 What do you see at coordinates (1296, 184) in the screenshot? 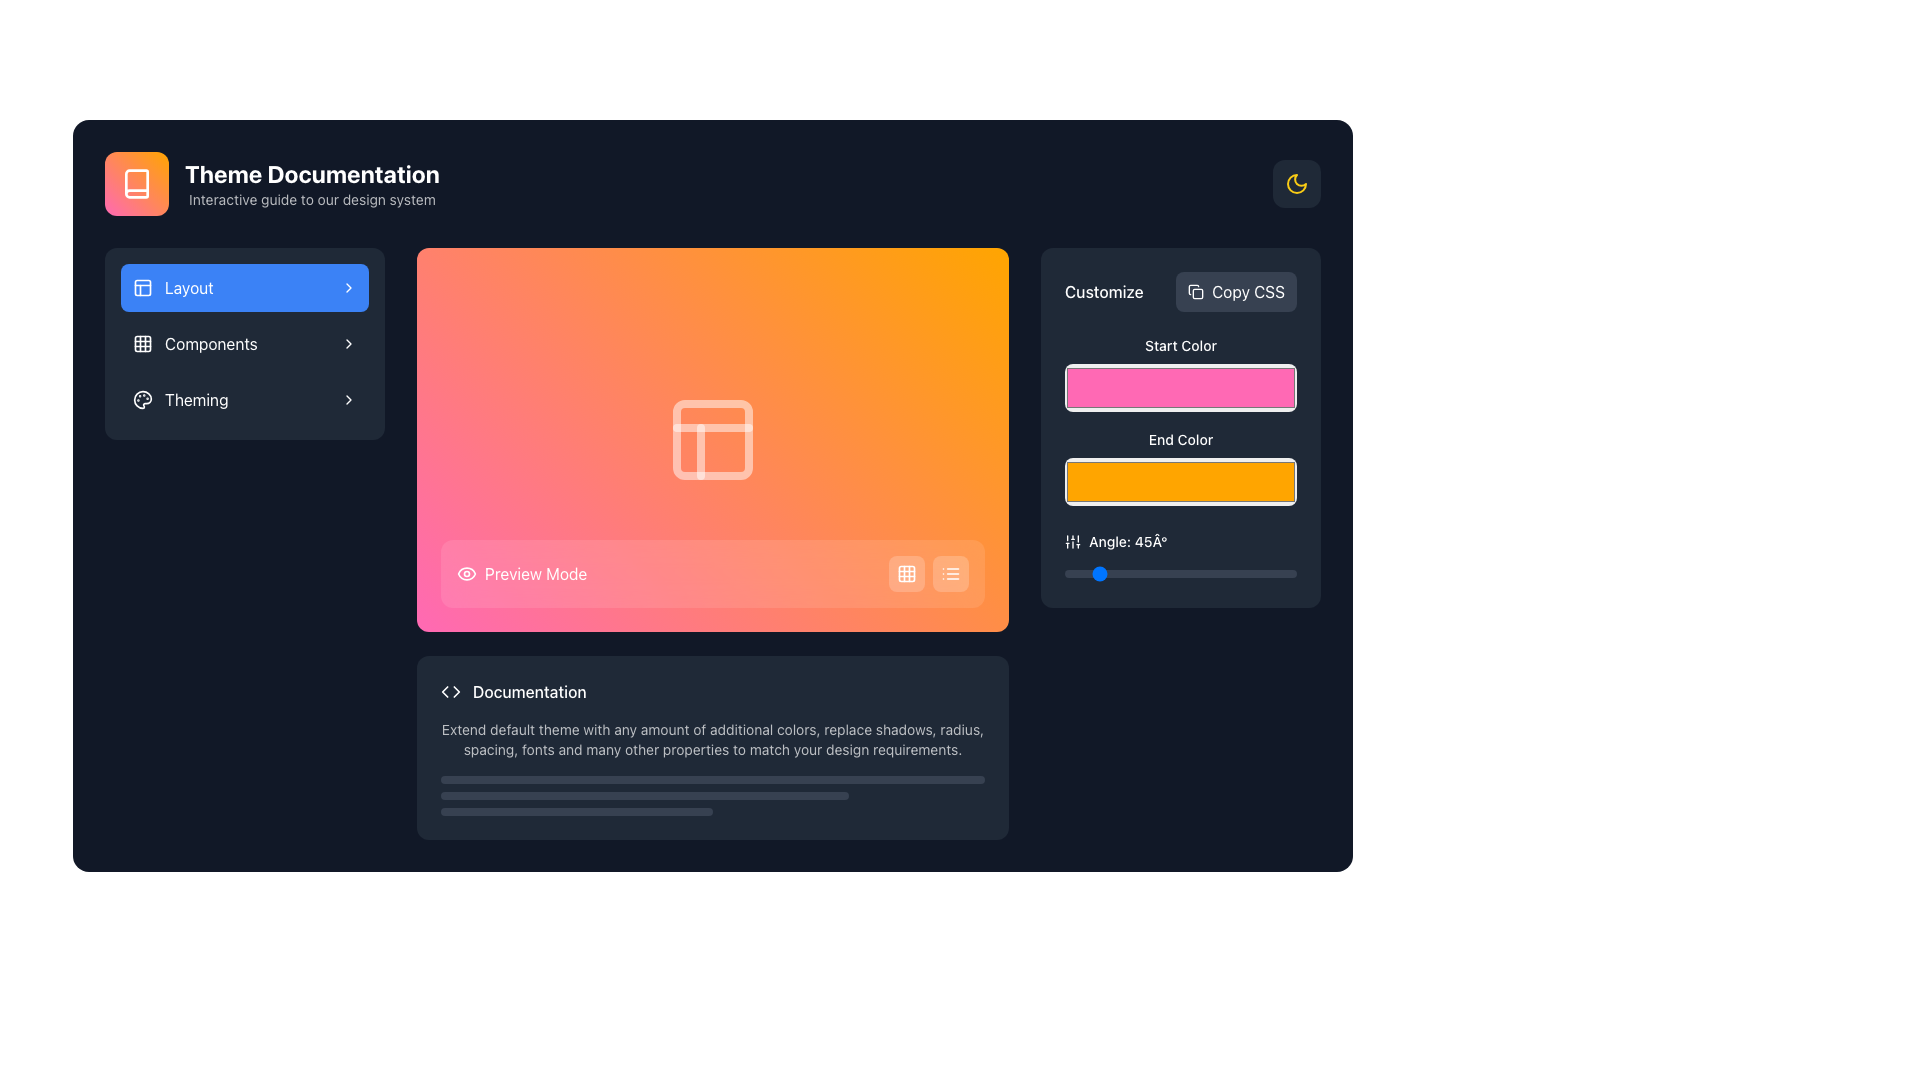
I see `the circular icon with a yellow outline and dark interior, featuring a crescent moon shape, located in the top-right corner of the application interface` at bounding box center [1296, 184].